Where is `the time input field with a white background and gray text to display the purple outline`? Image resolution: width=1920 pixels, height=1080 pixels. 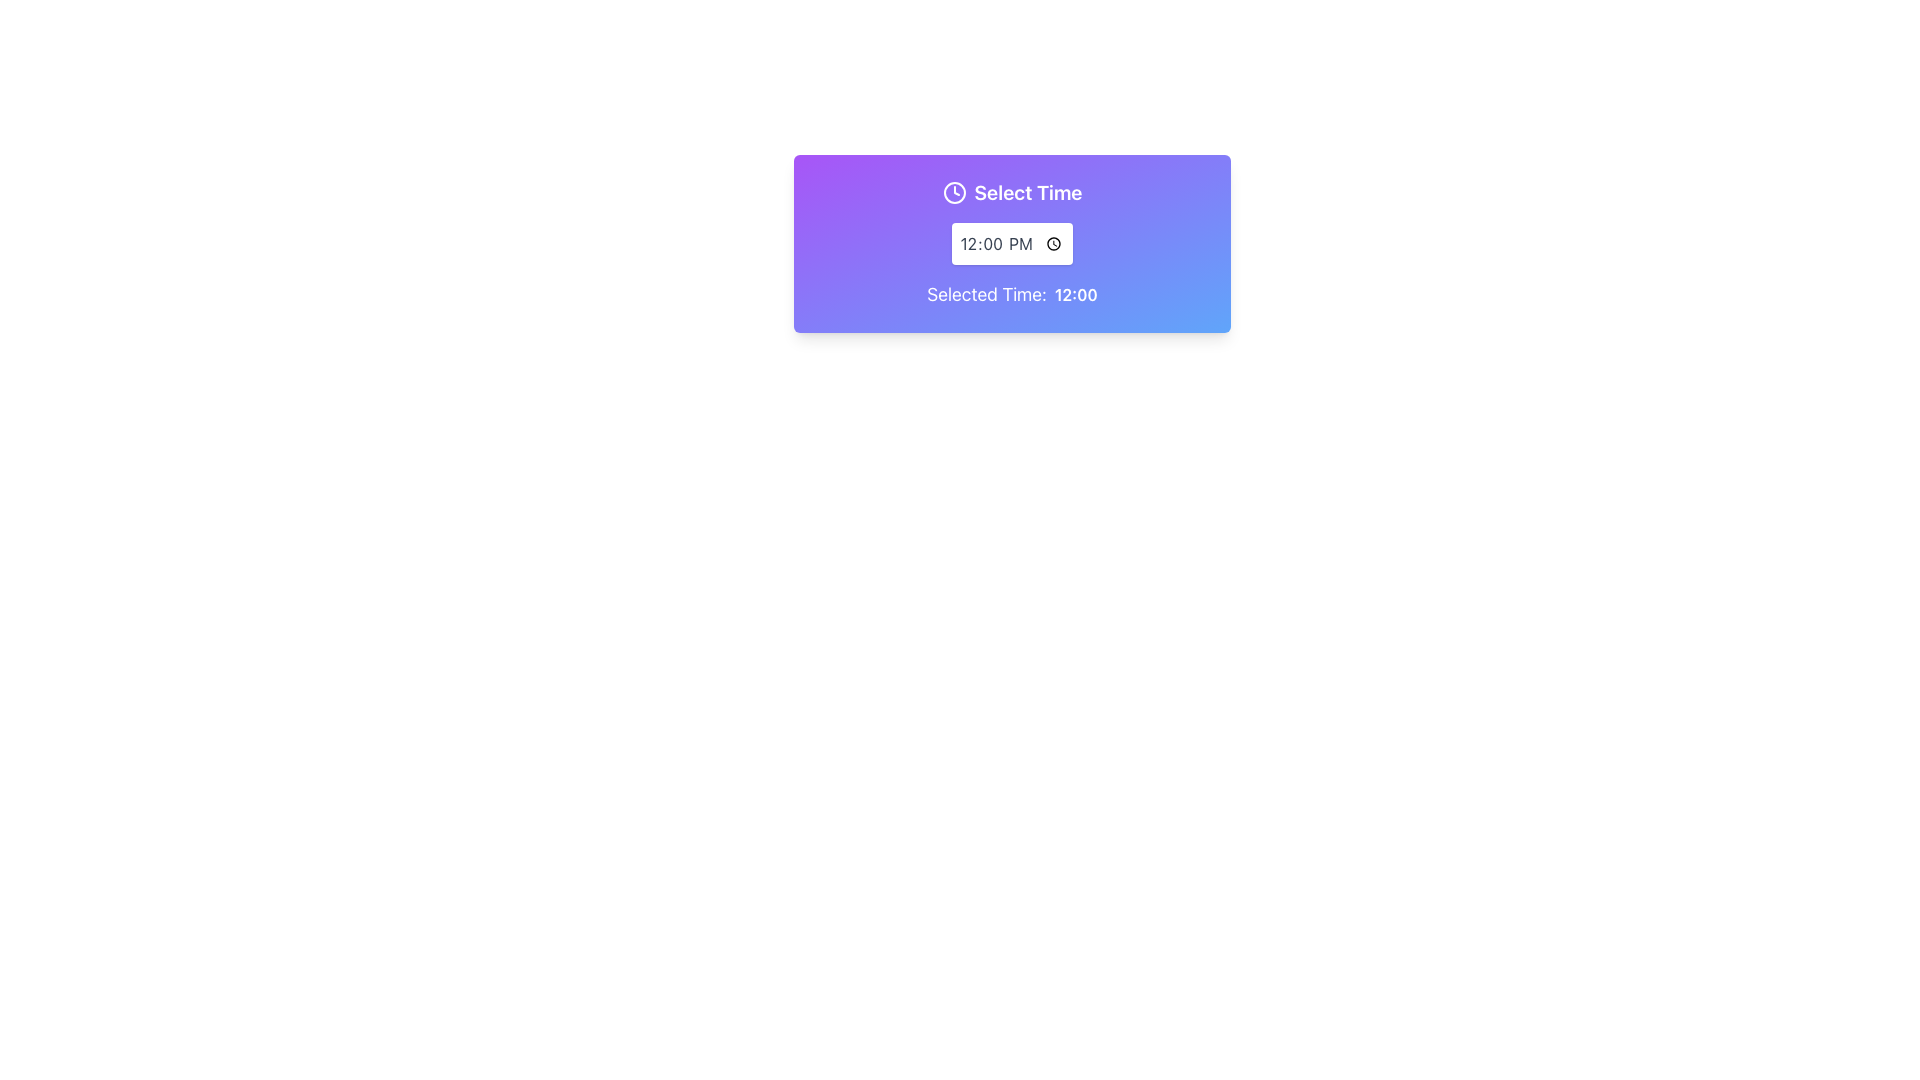
the time input field with a white background and gray text to display the purple outline is located at coordinates (1012, 242).